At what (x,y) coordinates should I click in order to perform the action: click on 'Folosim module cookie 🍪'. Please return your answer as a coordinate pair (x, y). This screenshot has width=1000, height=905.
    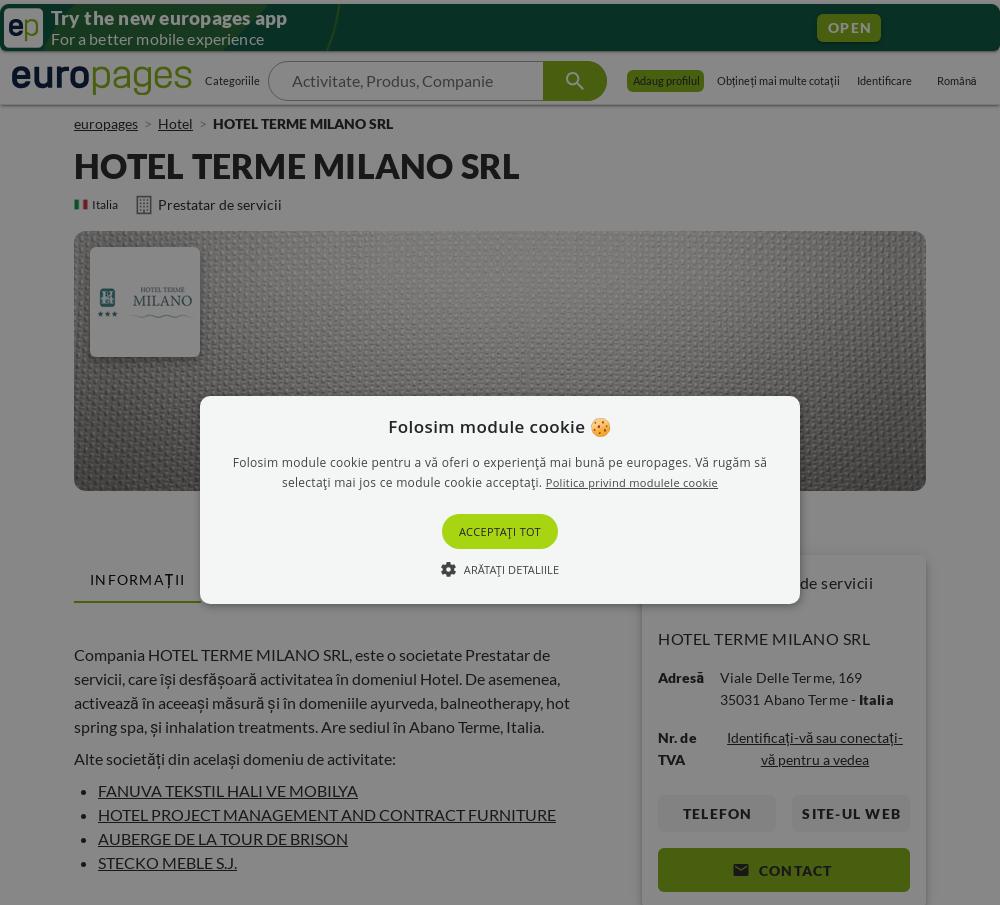
    Looking at the image, I should click on (498, 424).